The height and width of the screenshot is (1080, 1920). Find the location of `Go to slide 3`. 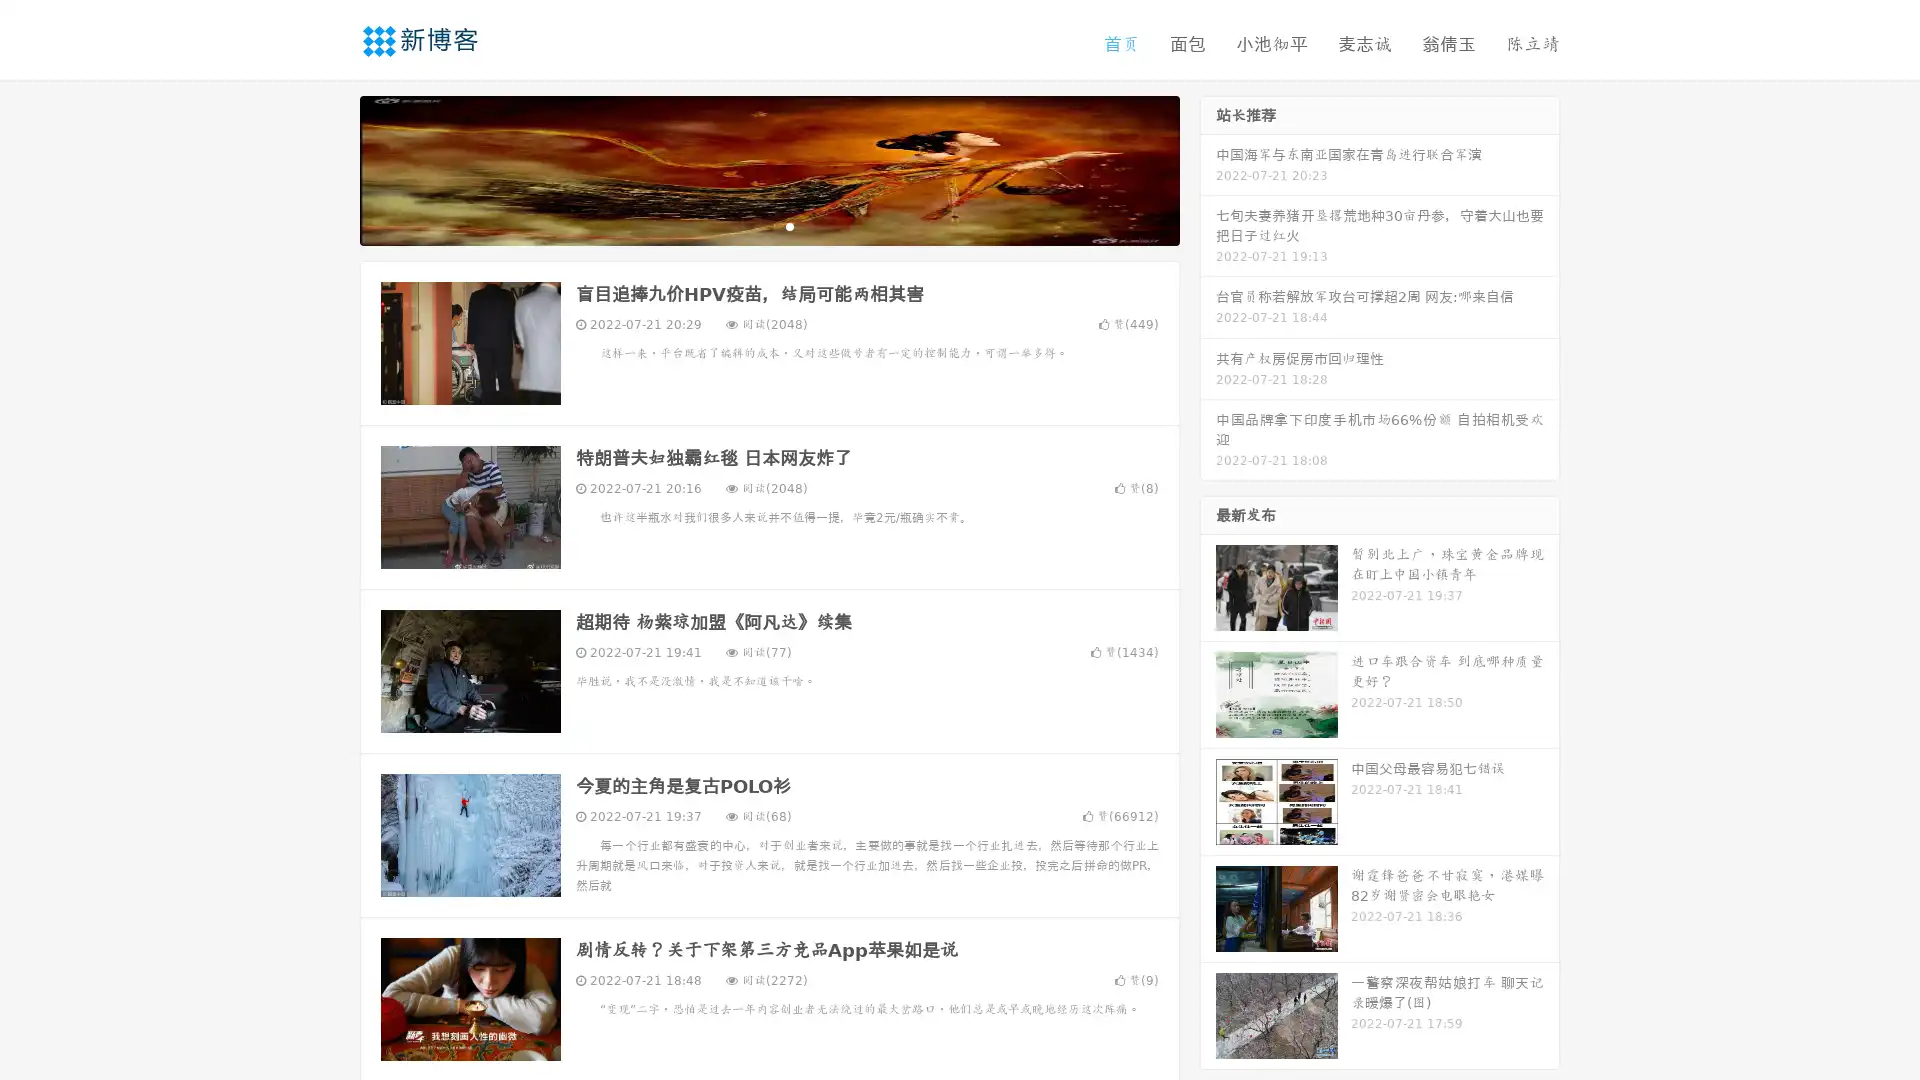

Go to slide 3 is located at coordinates (789, 225).